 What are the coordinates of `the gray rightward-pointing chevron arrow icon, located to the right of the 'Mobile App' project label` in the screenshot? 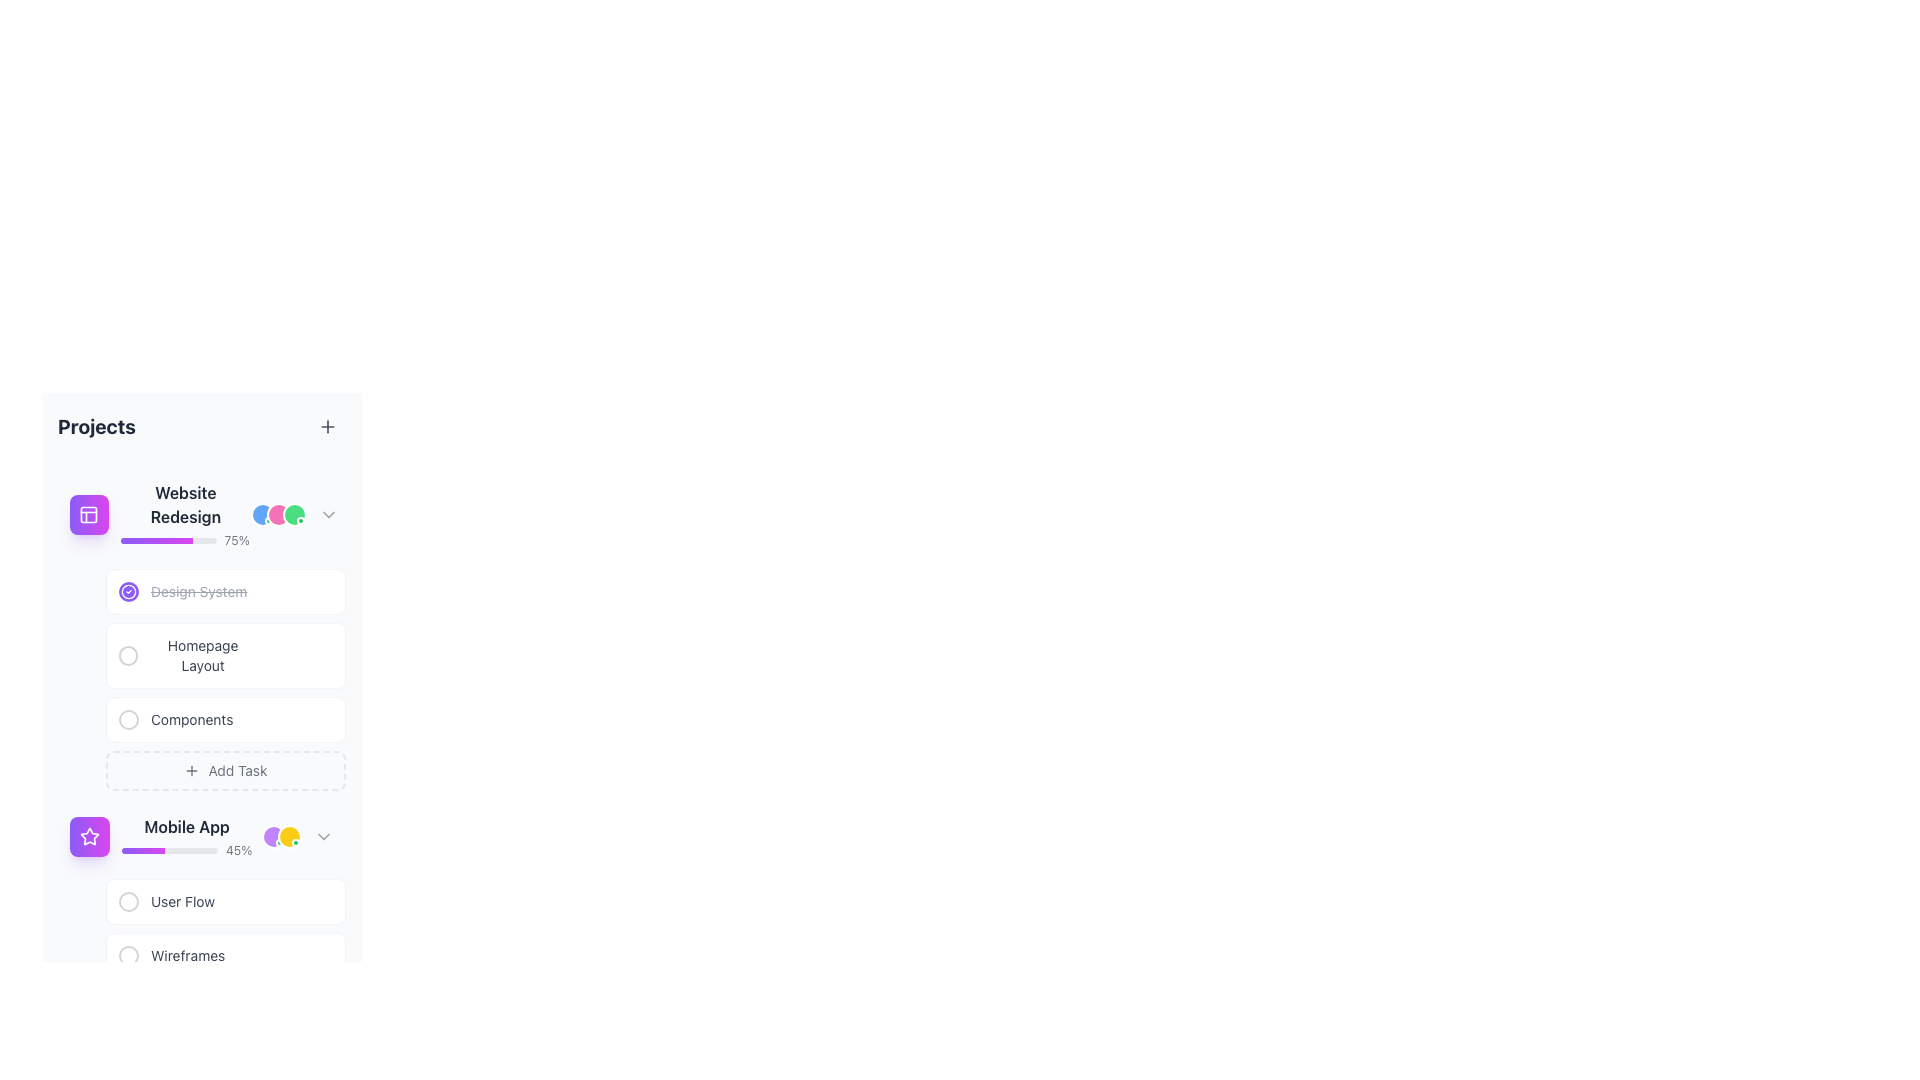 It's located at (324, 837).